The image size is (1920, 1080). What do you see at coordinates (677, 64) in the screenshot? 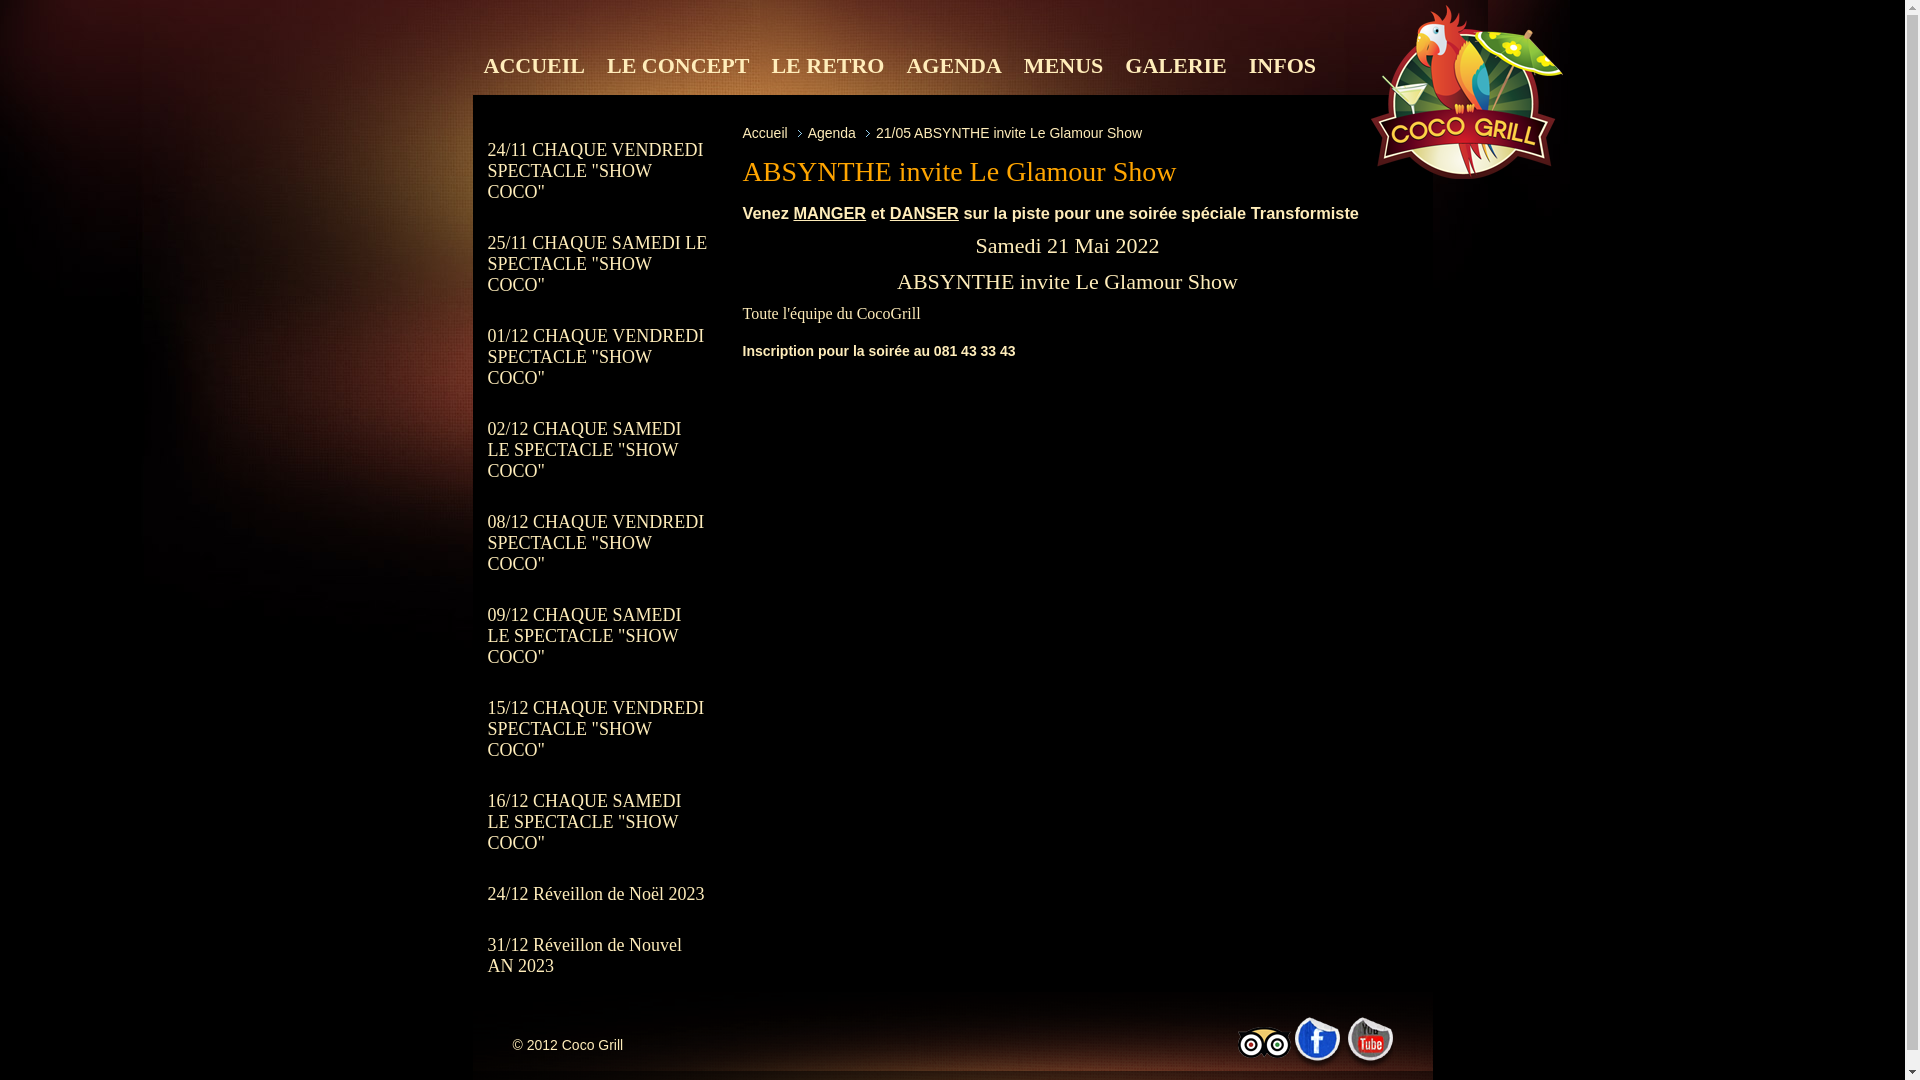
I see `'LE CONCEPT'` at bounding box center [677, 64].